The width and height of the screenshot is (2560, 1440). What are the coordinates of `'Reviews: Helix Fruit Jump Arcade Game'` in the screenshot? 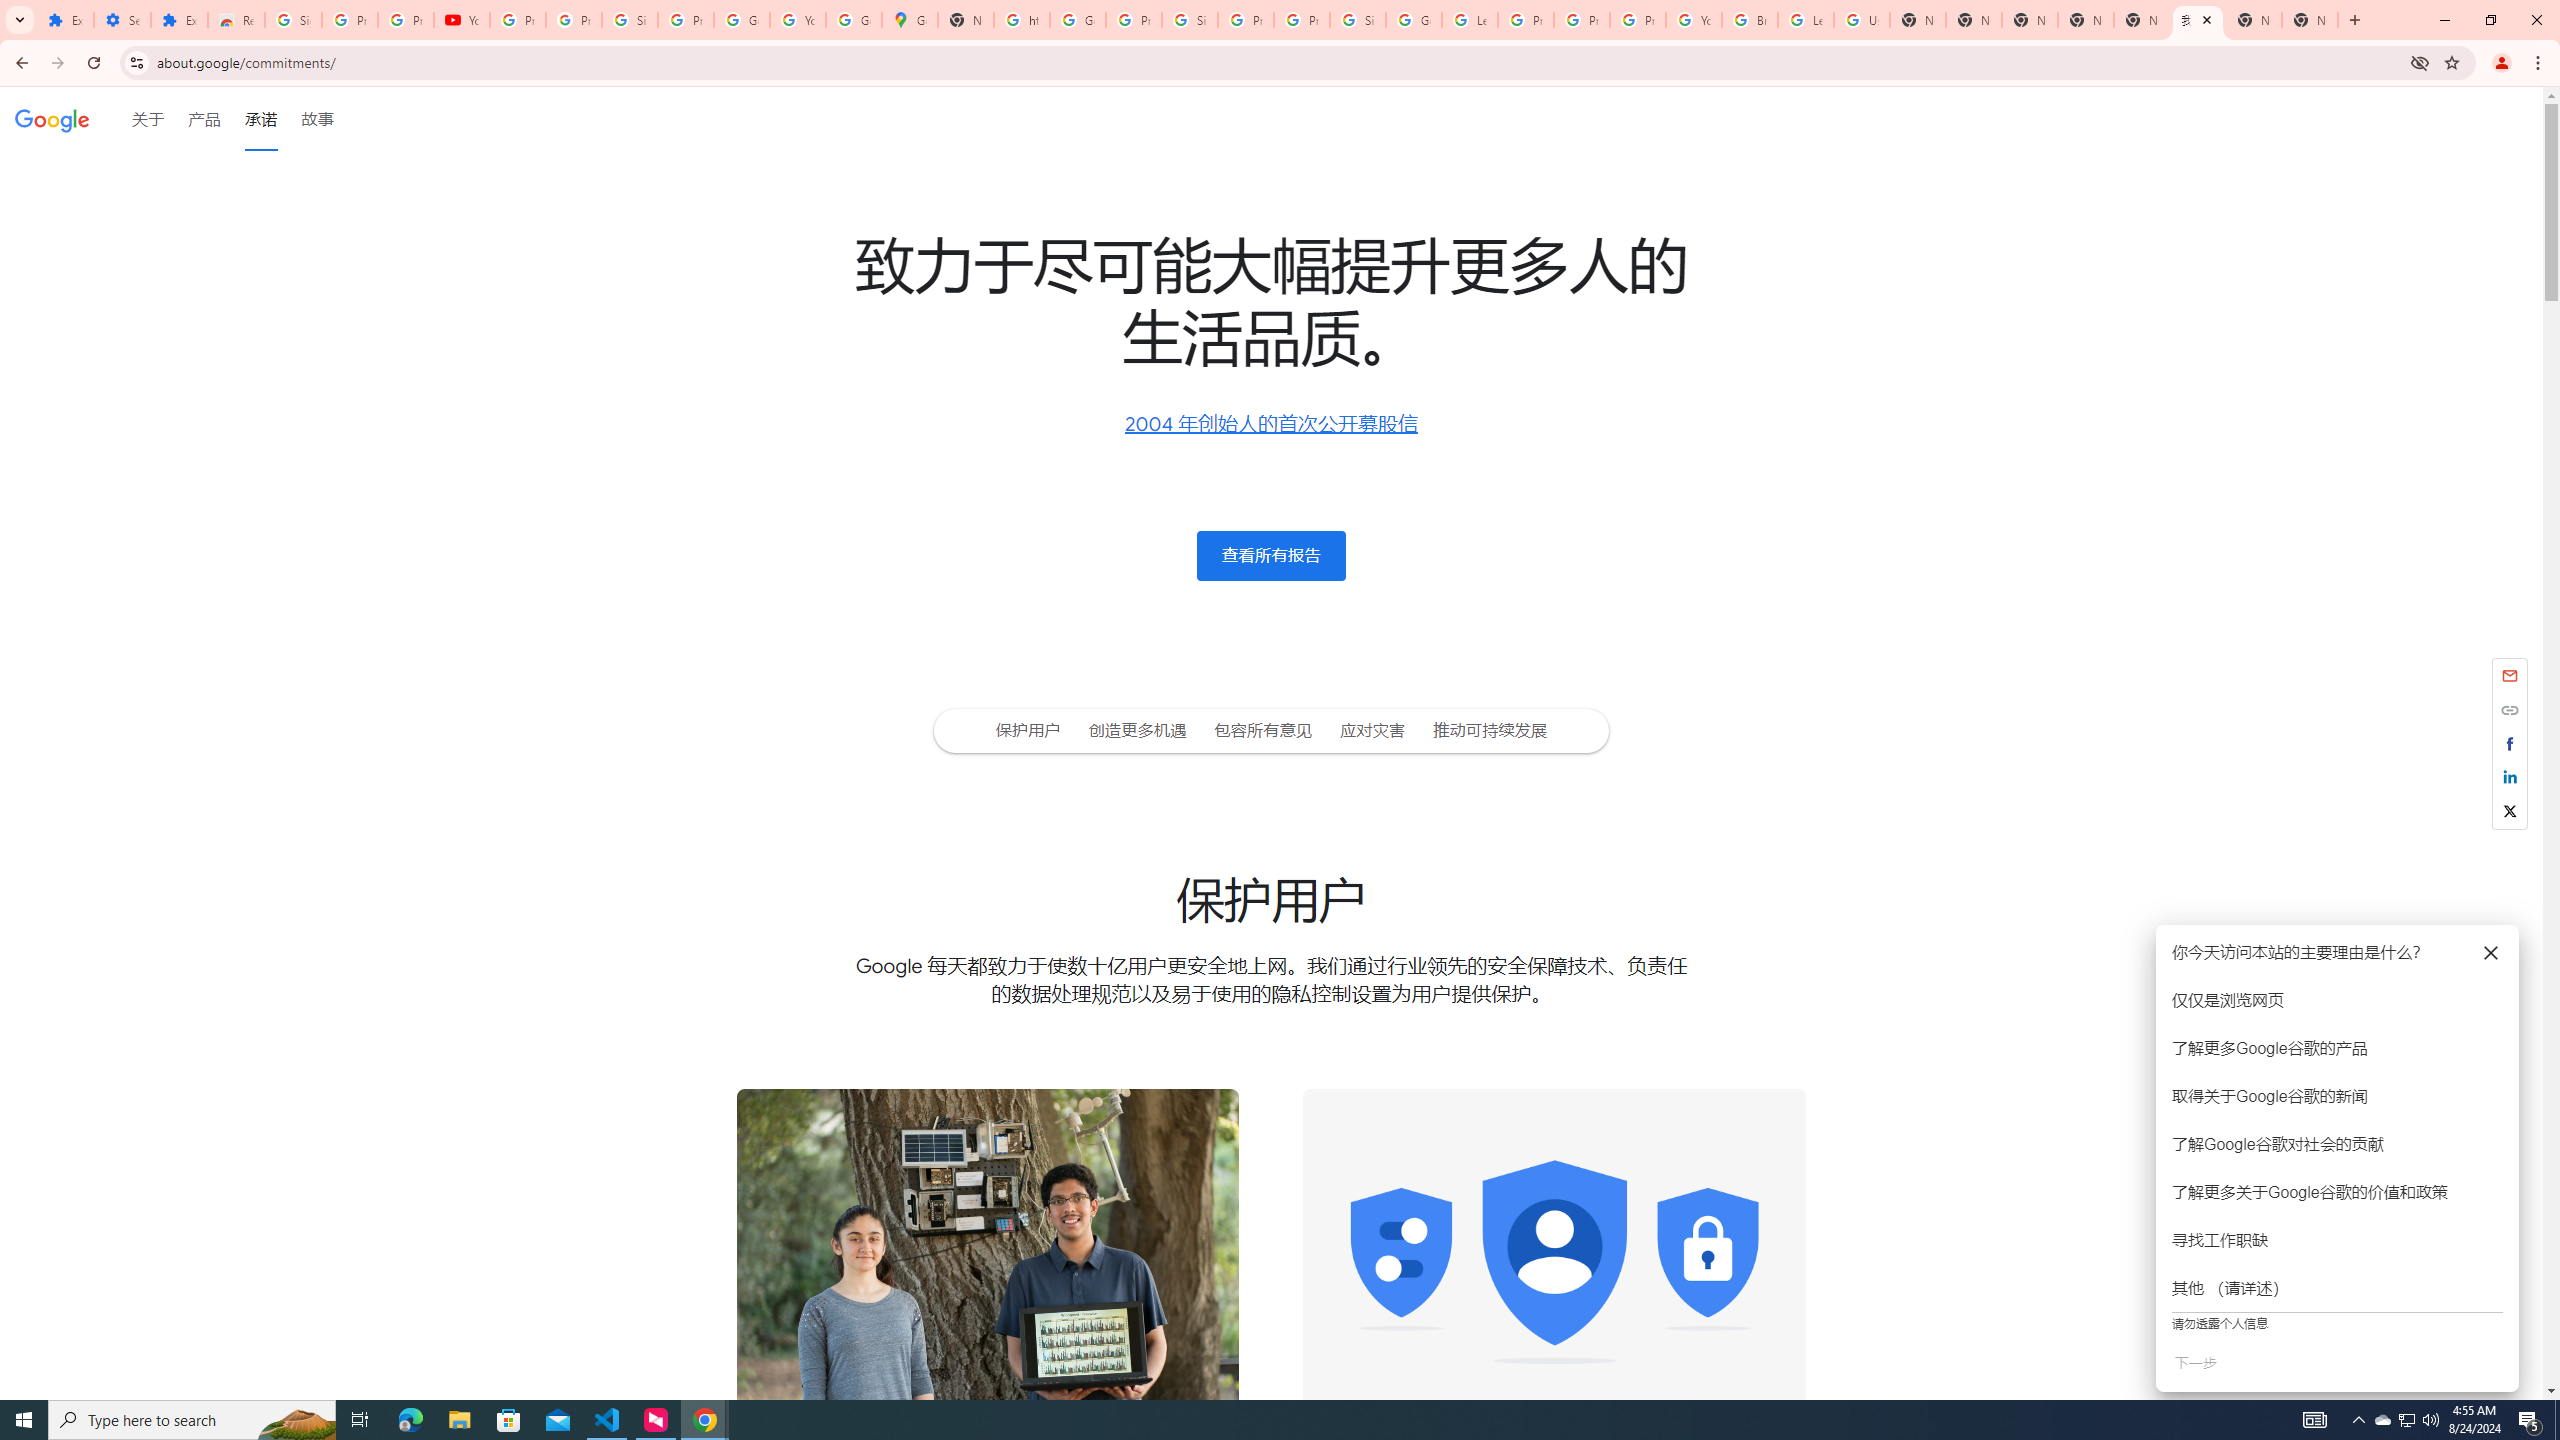 It's located at (236, 19).